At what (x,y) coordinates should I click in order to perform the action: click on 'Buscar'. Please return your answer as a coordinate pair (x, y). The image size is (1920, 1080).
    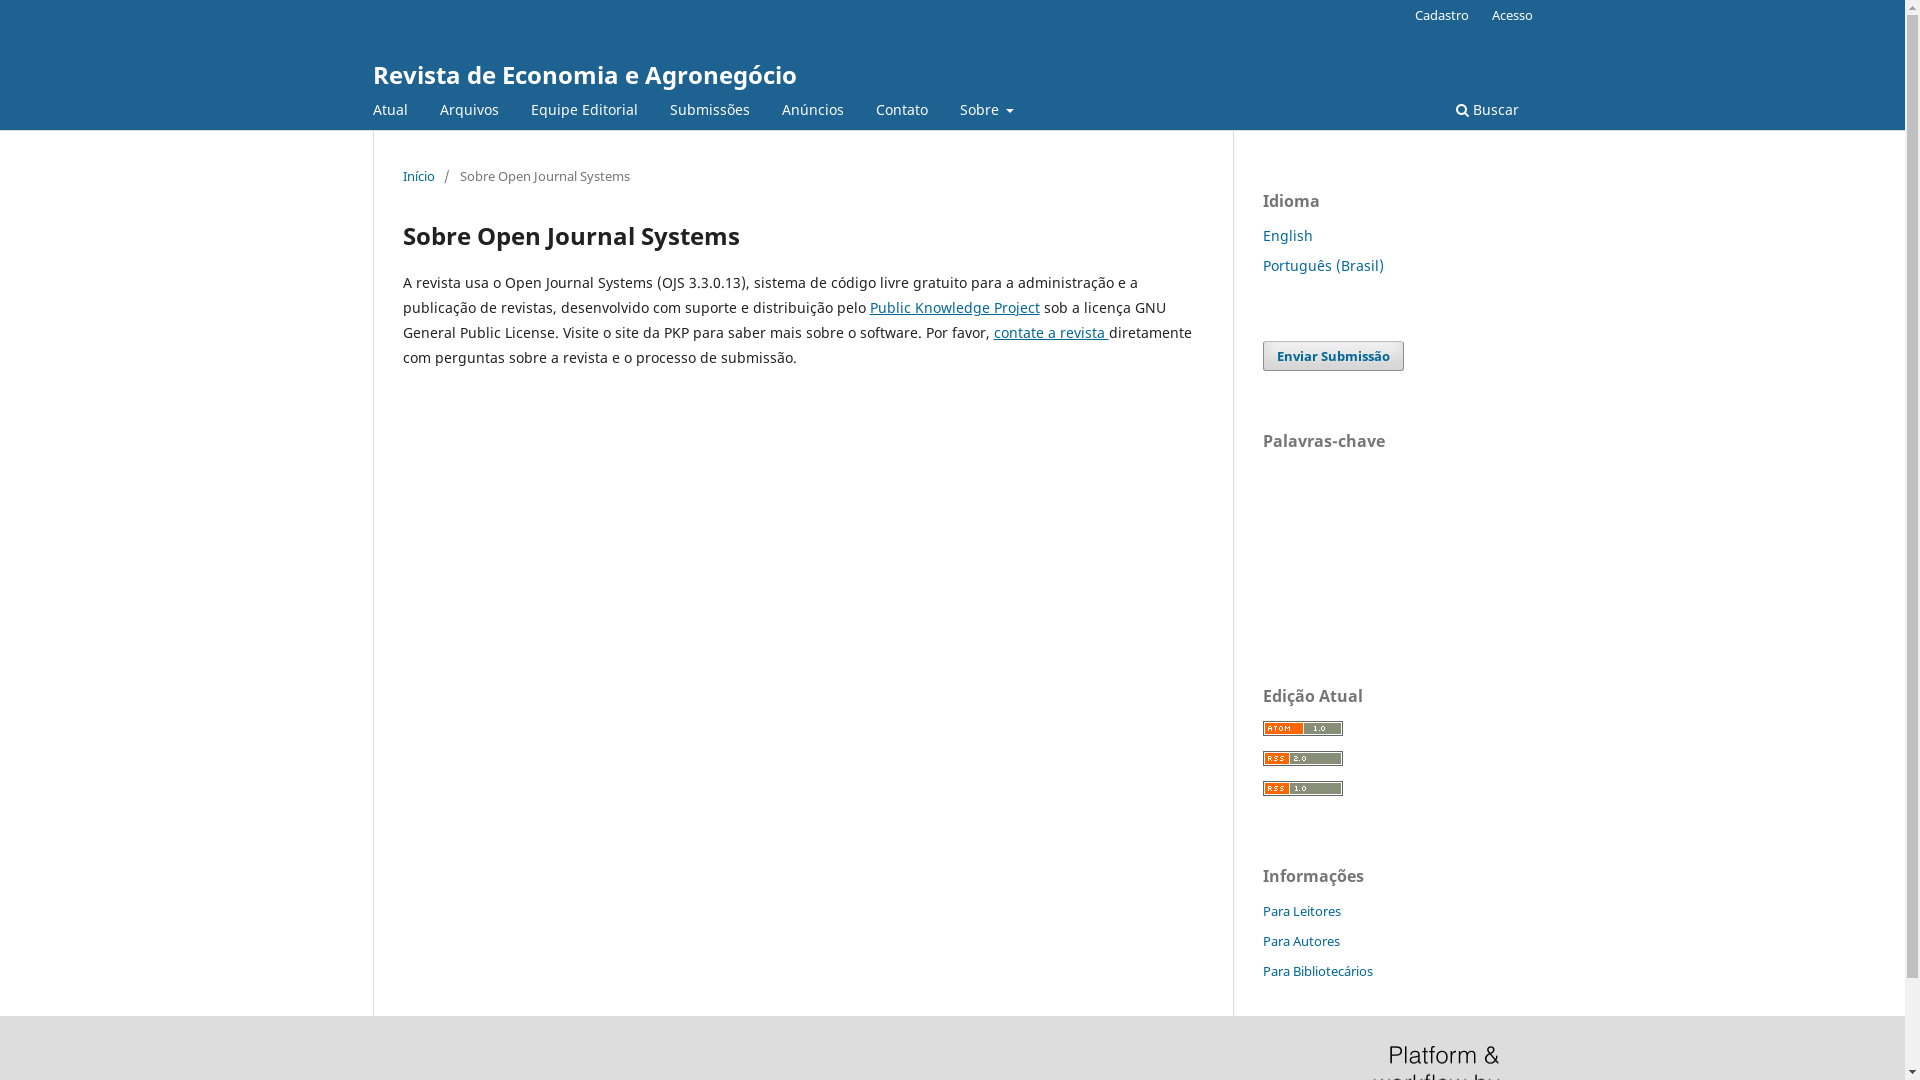
    Looking at the image, I should click on (1486, 112).